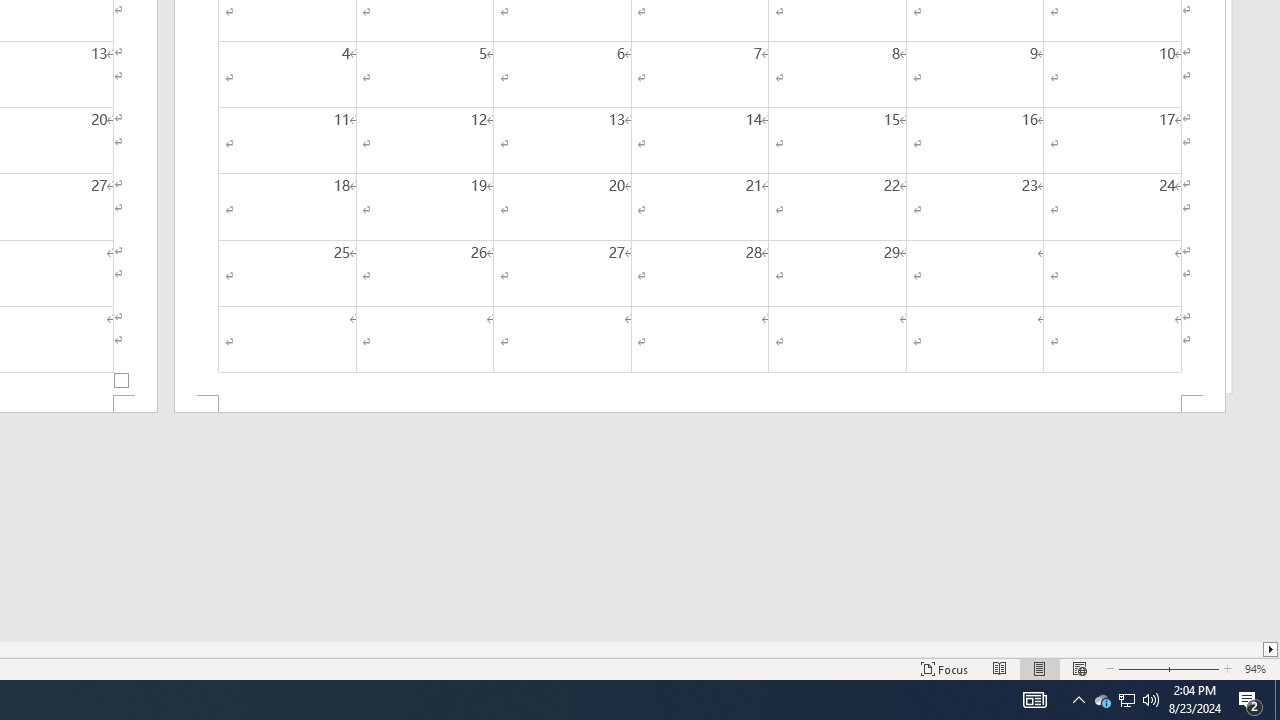 The image size is (1280, 720). What do you see at coordinates (1040, 669) in the screenshot?
I see `'Print Layout'` at bounding box center [1040, 669].